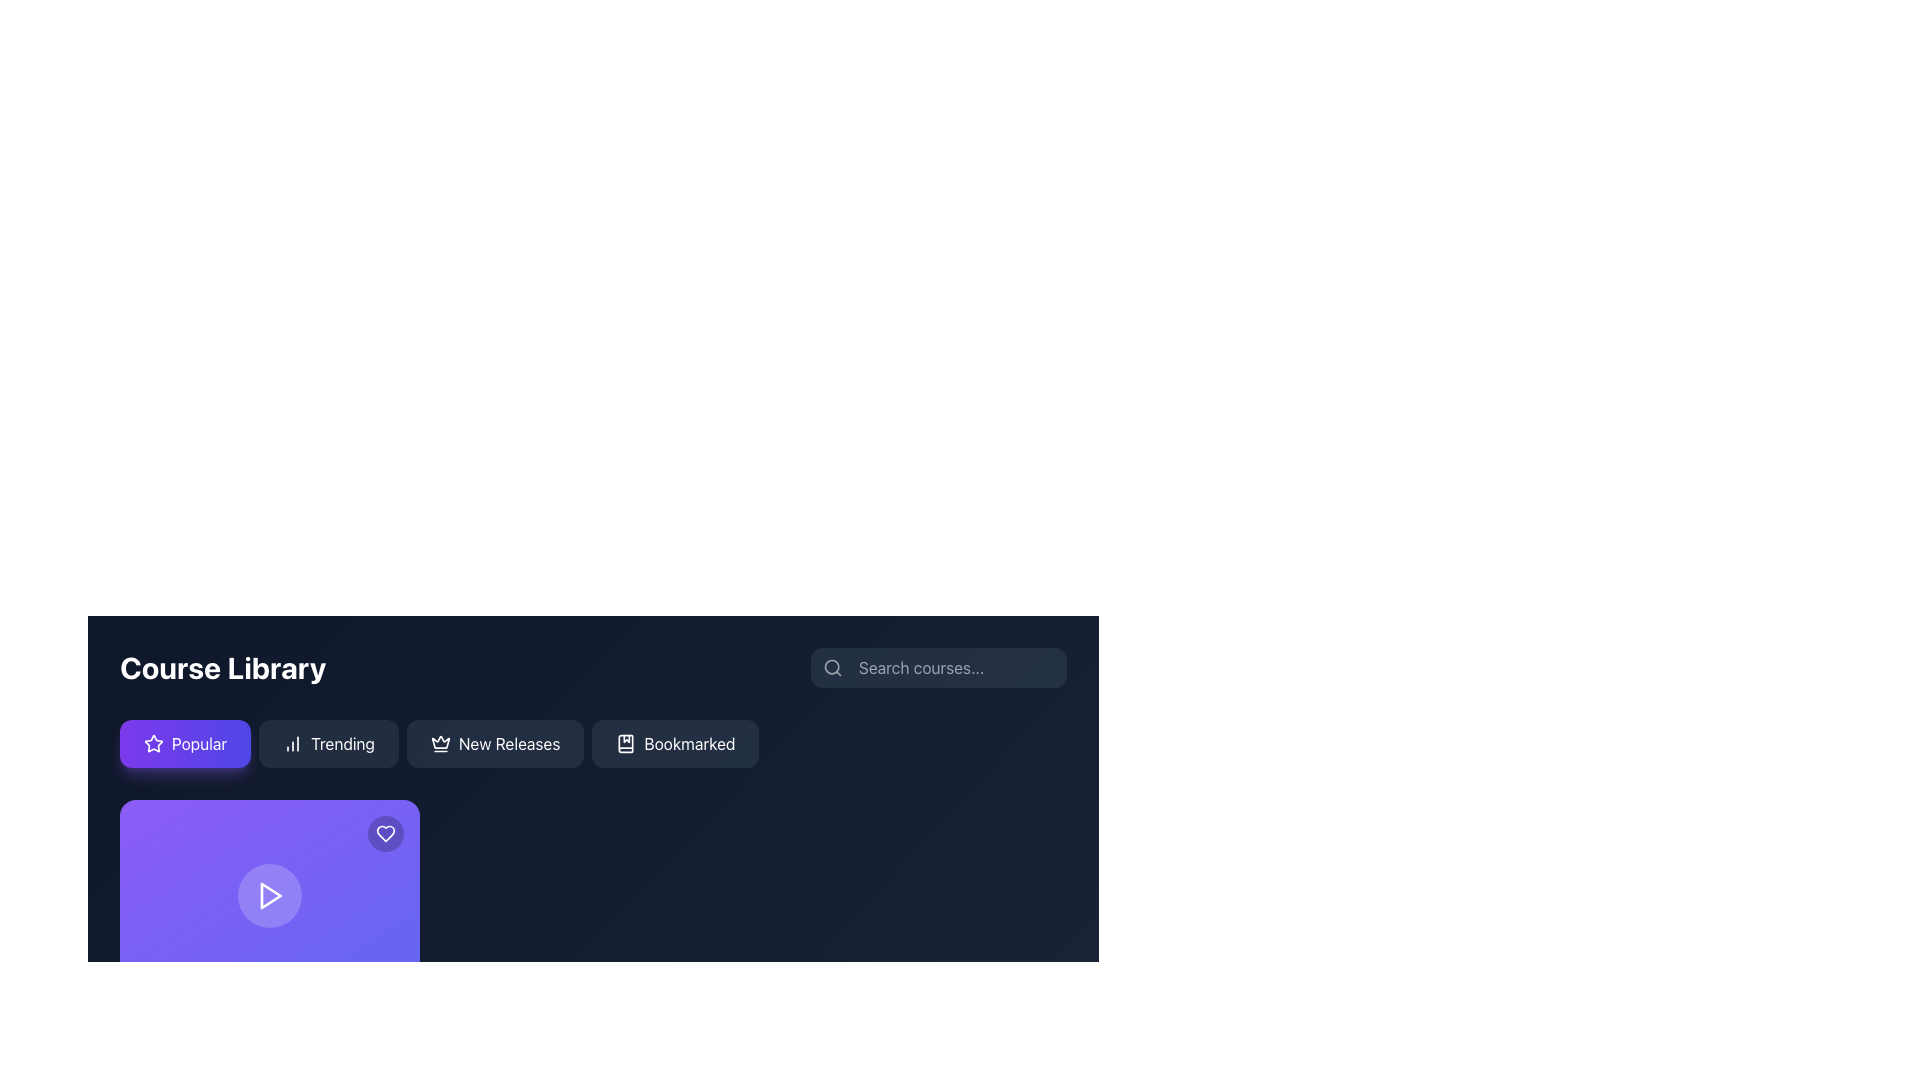 This screenshot has height=1080, width=1920. What do you see at coordinates (385, 833) in the screenshot?
I see `the heart icon located in the upper-right corner of the purple card` at bounding box center [385, 833].